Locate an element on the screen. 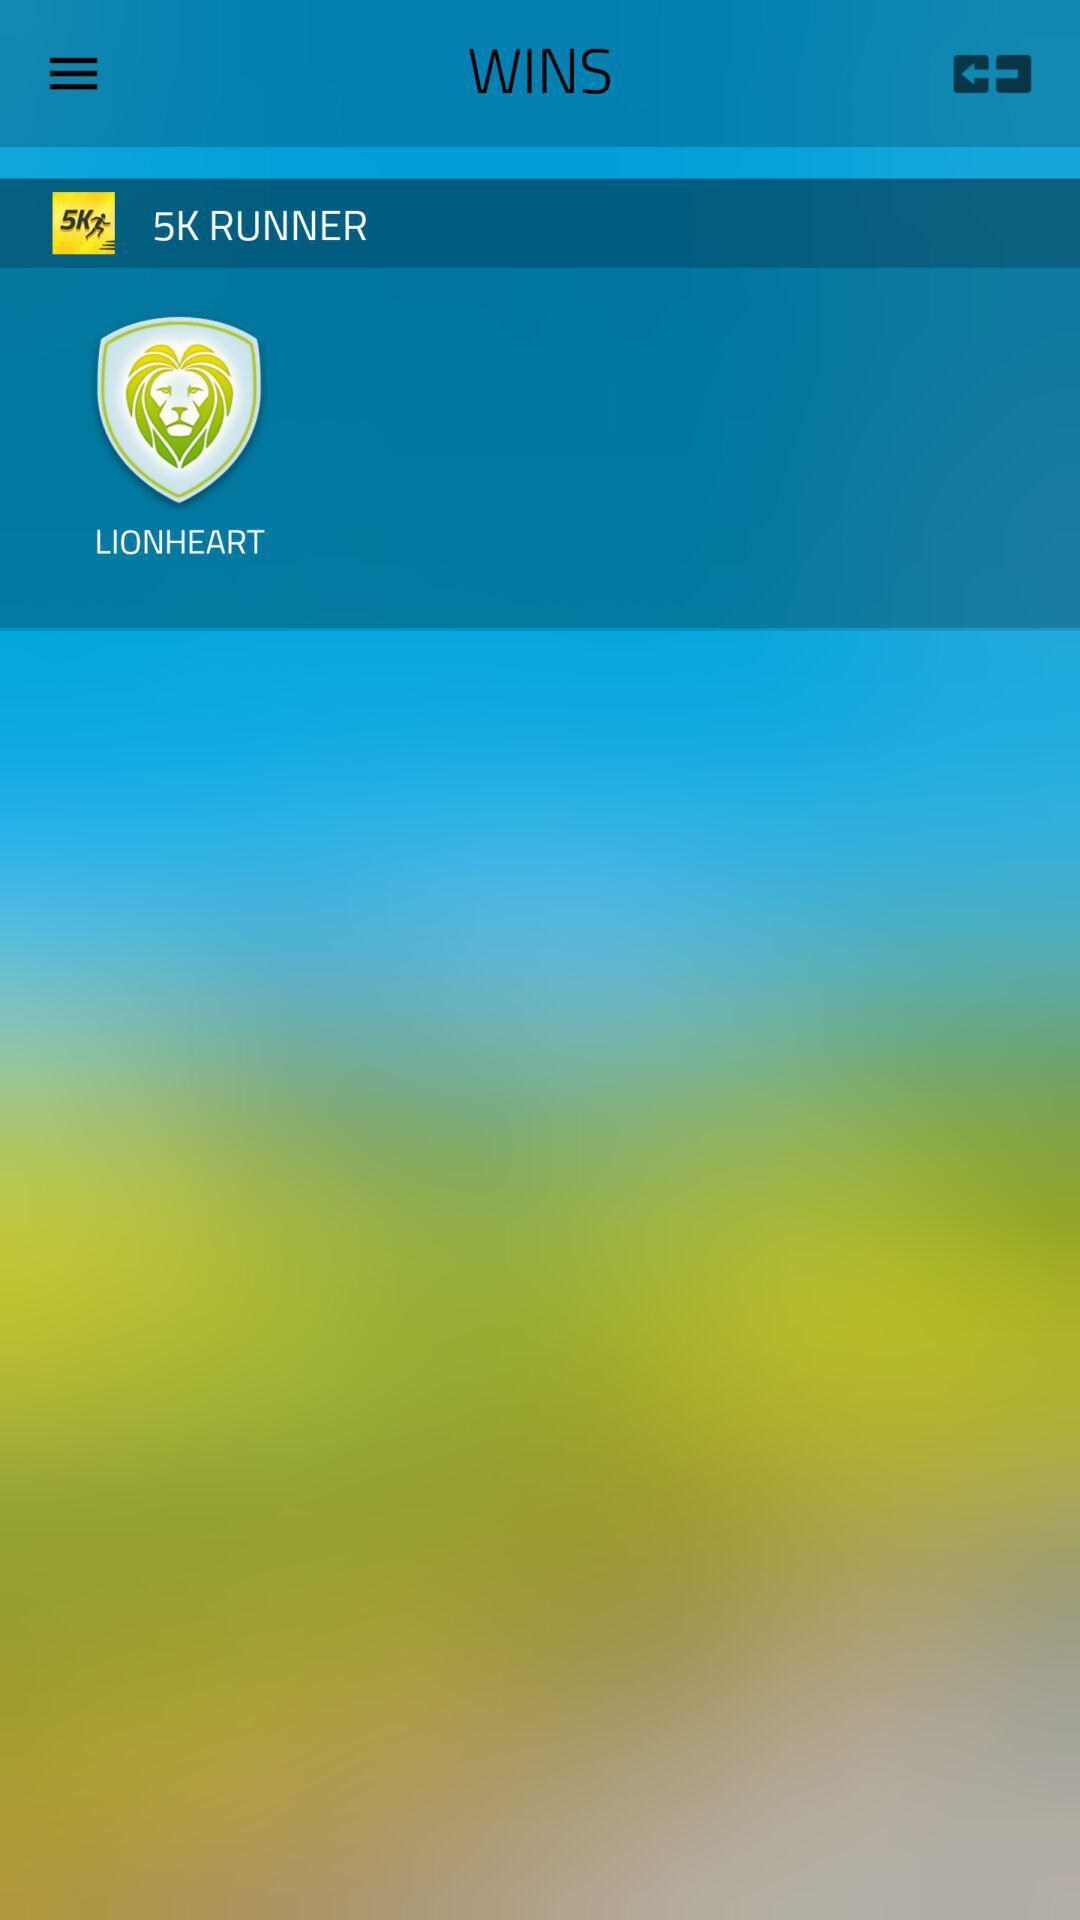 The width and height of the screenshot is (1080, 1920). item above lionheart is located at coordinates (178, 407).